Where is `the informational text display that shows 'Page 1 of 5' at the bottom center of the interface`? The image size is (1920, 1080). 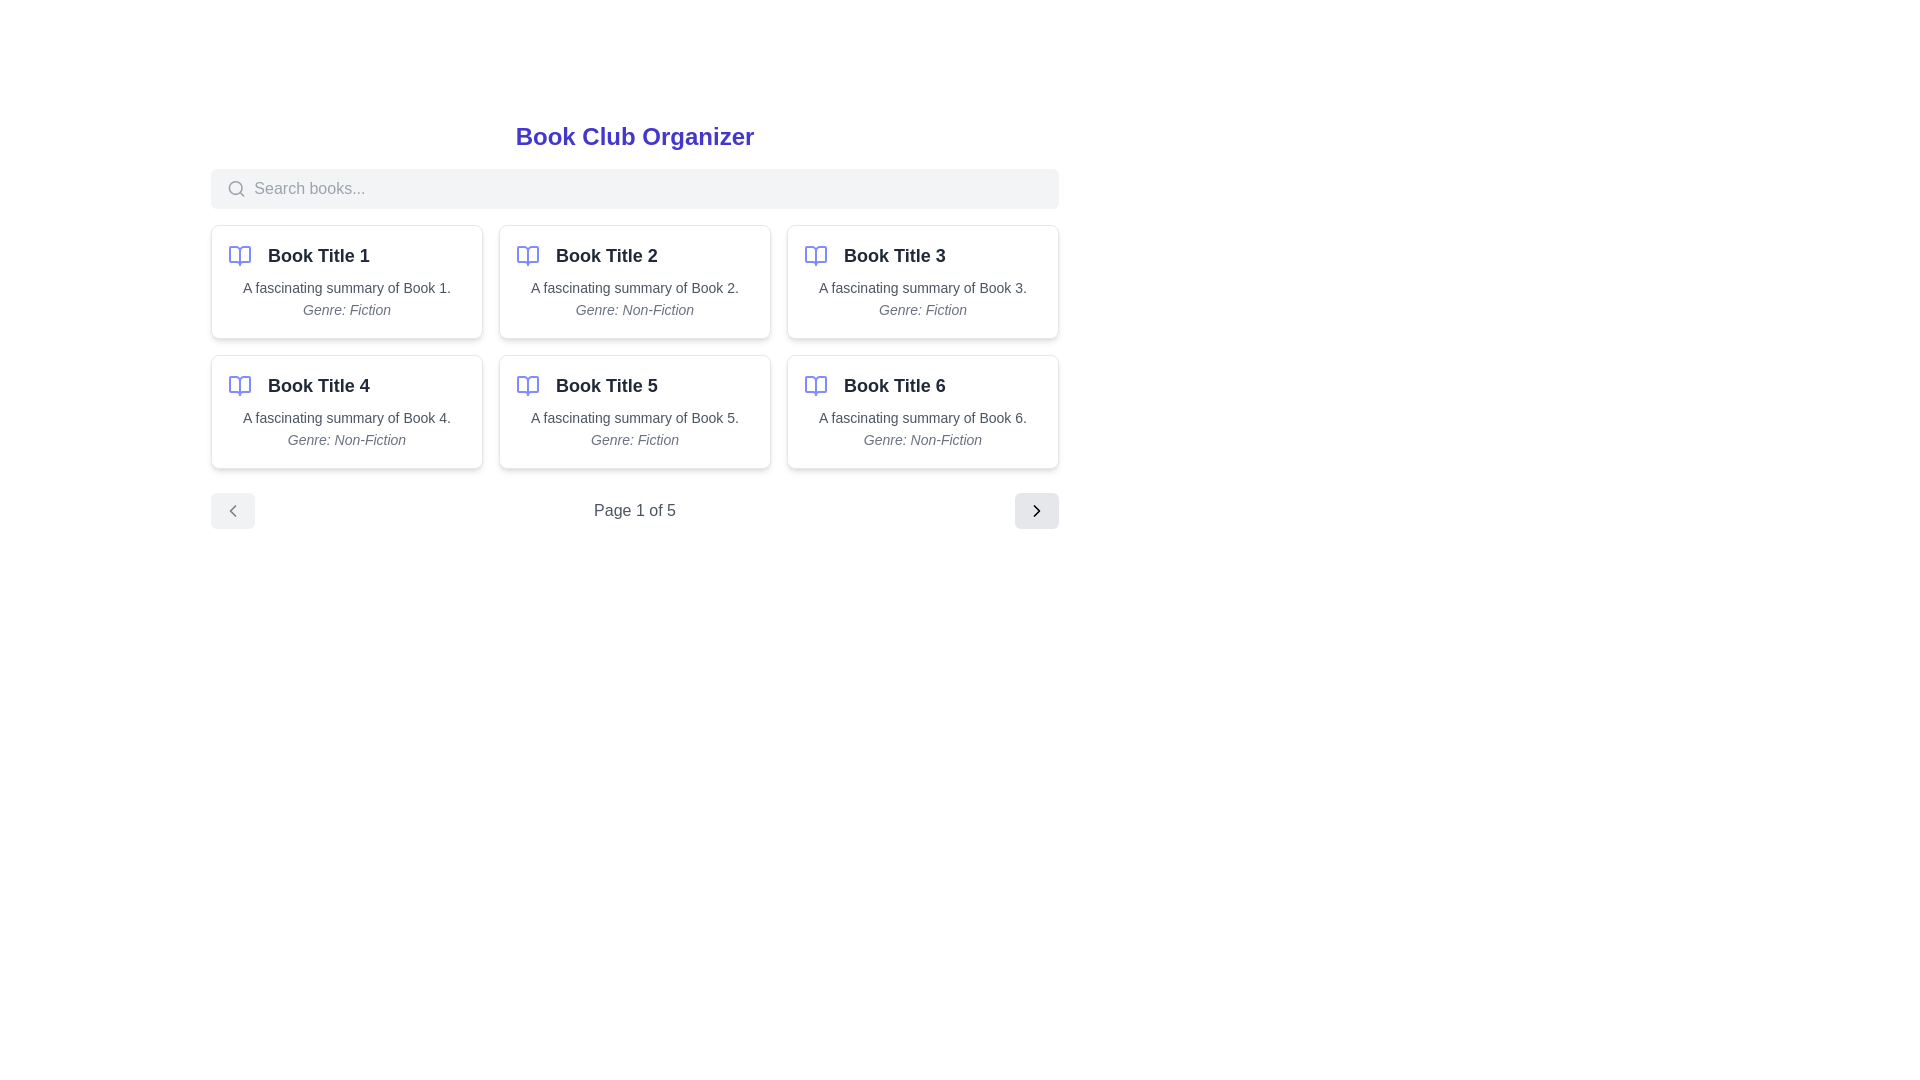 the informational text display that shows 'Page 1 of 5' at the bottom center of the interface is located at coordinates (633, 509).